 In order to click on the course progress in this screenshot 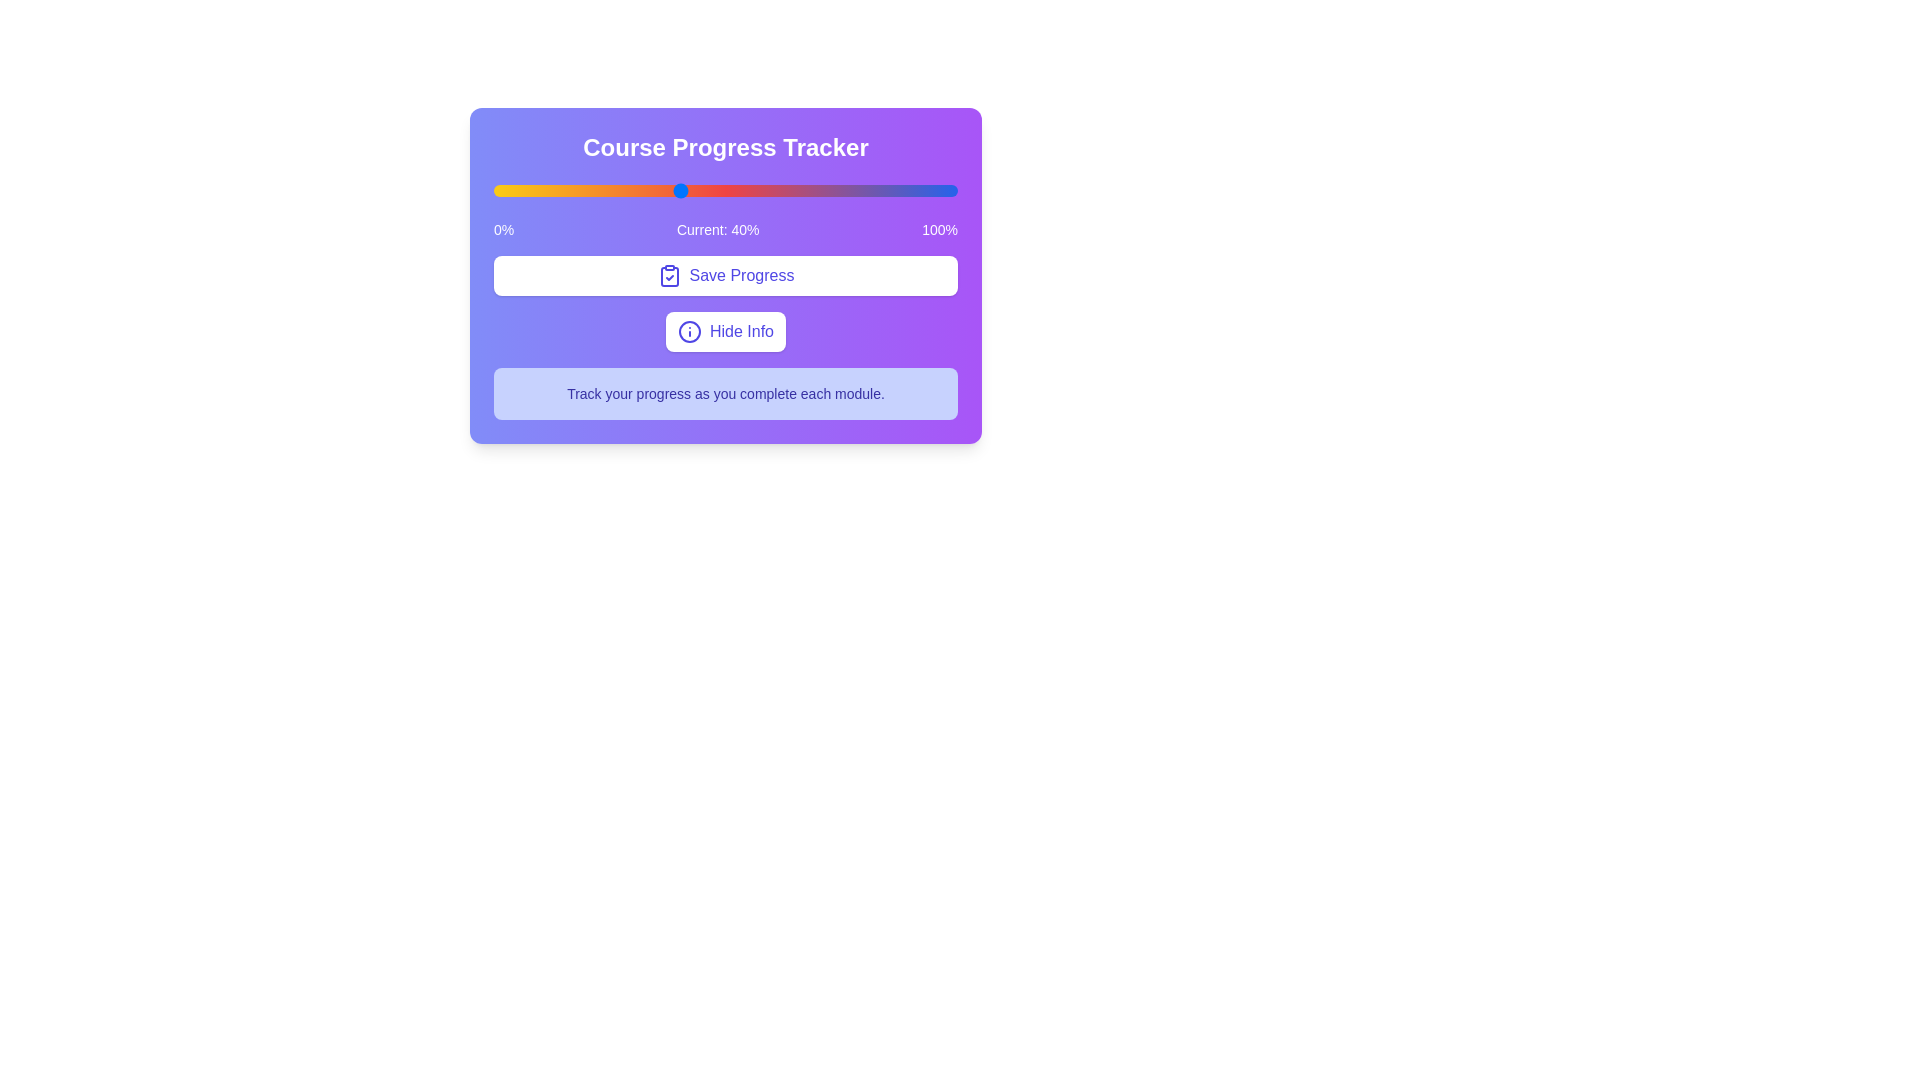, I will do `click(716, 191)`.